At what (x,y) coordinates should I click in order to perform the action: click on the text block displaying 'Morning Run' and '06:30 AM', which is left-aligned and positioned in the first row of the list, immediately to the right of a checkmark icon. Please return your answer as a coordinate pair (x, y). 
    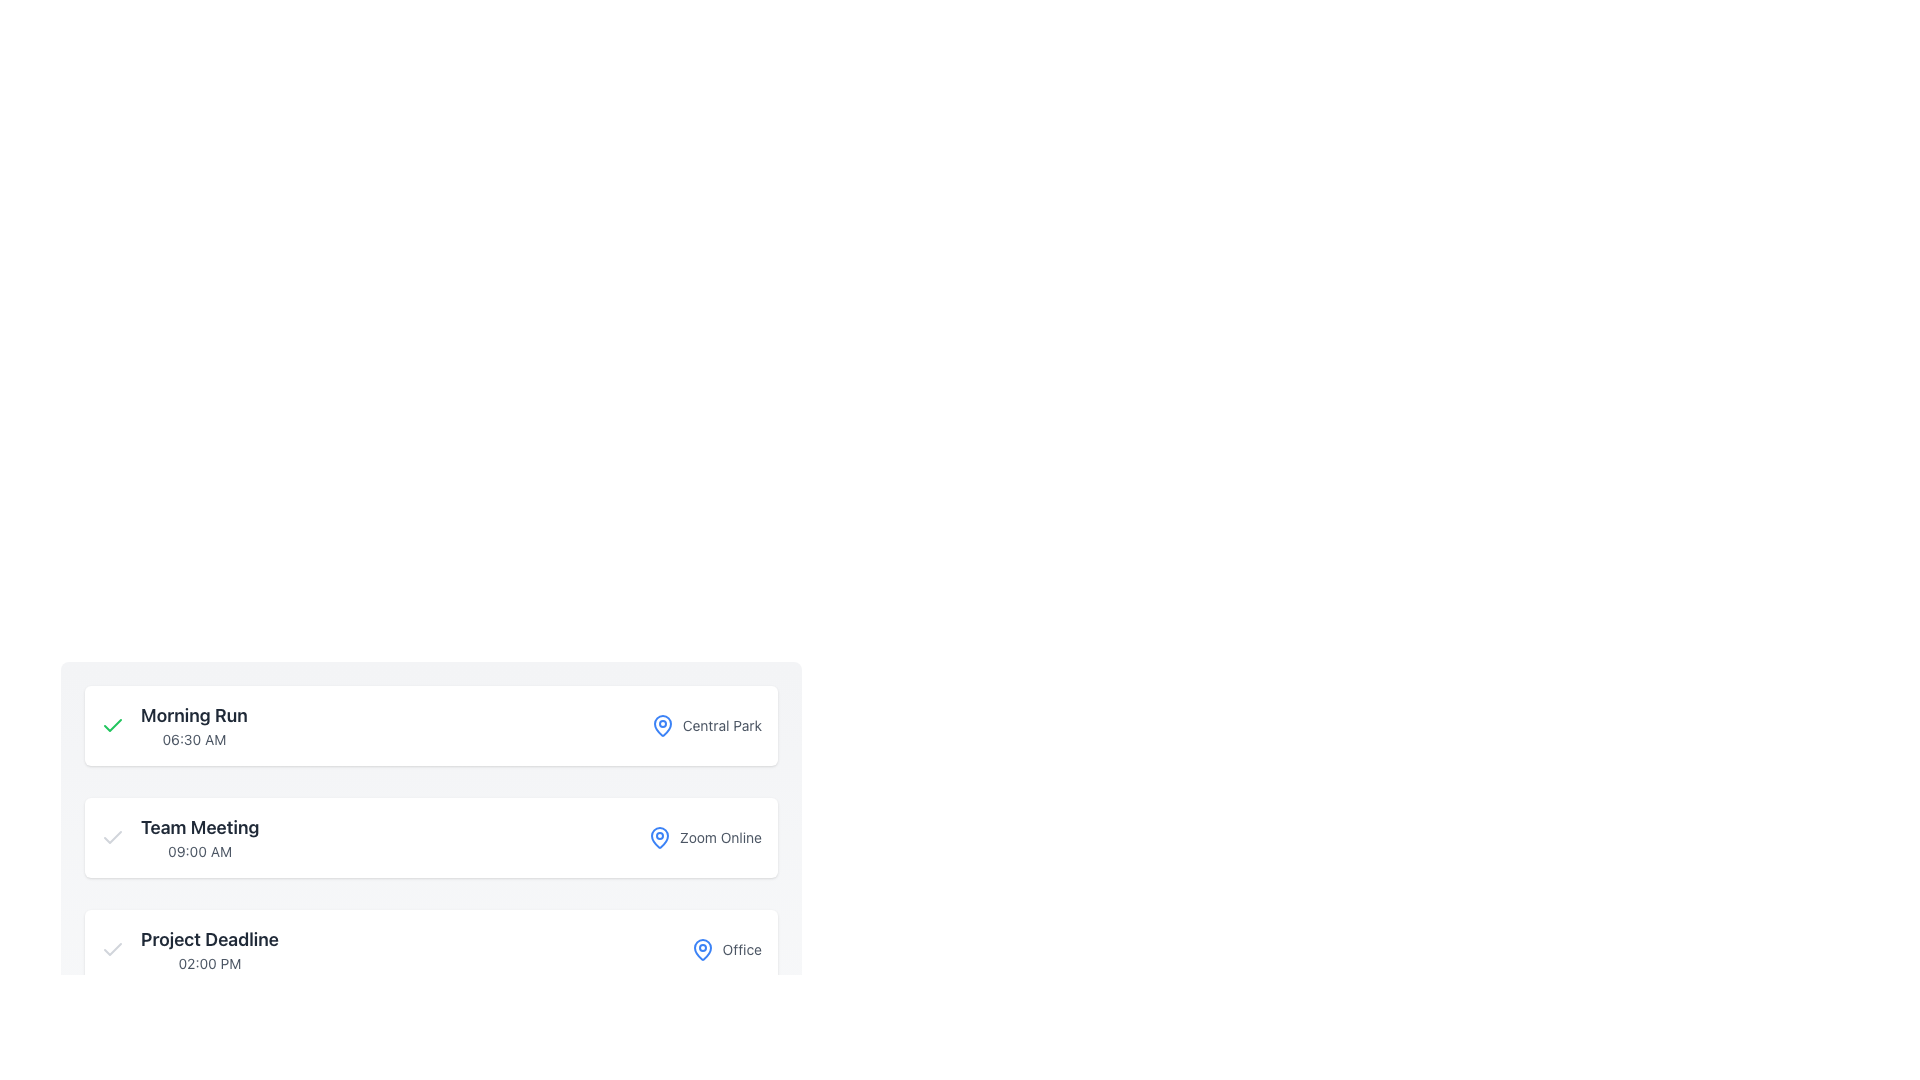
    Looking at the image, I should click on (194, 725).